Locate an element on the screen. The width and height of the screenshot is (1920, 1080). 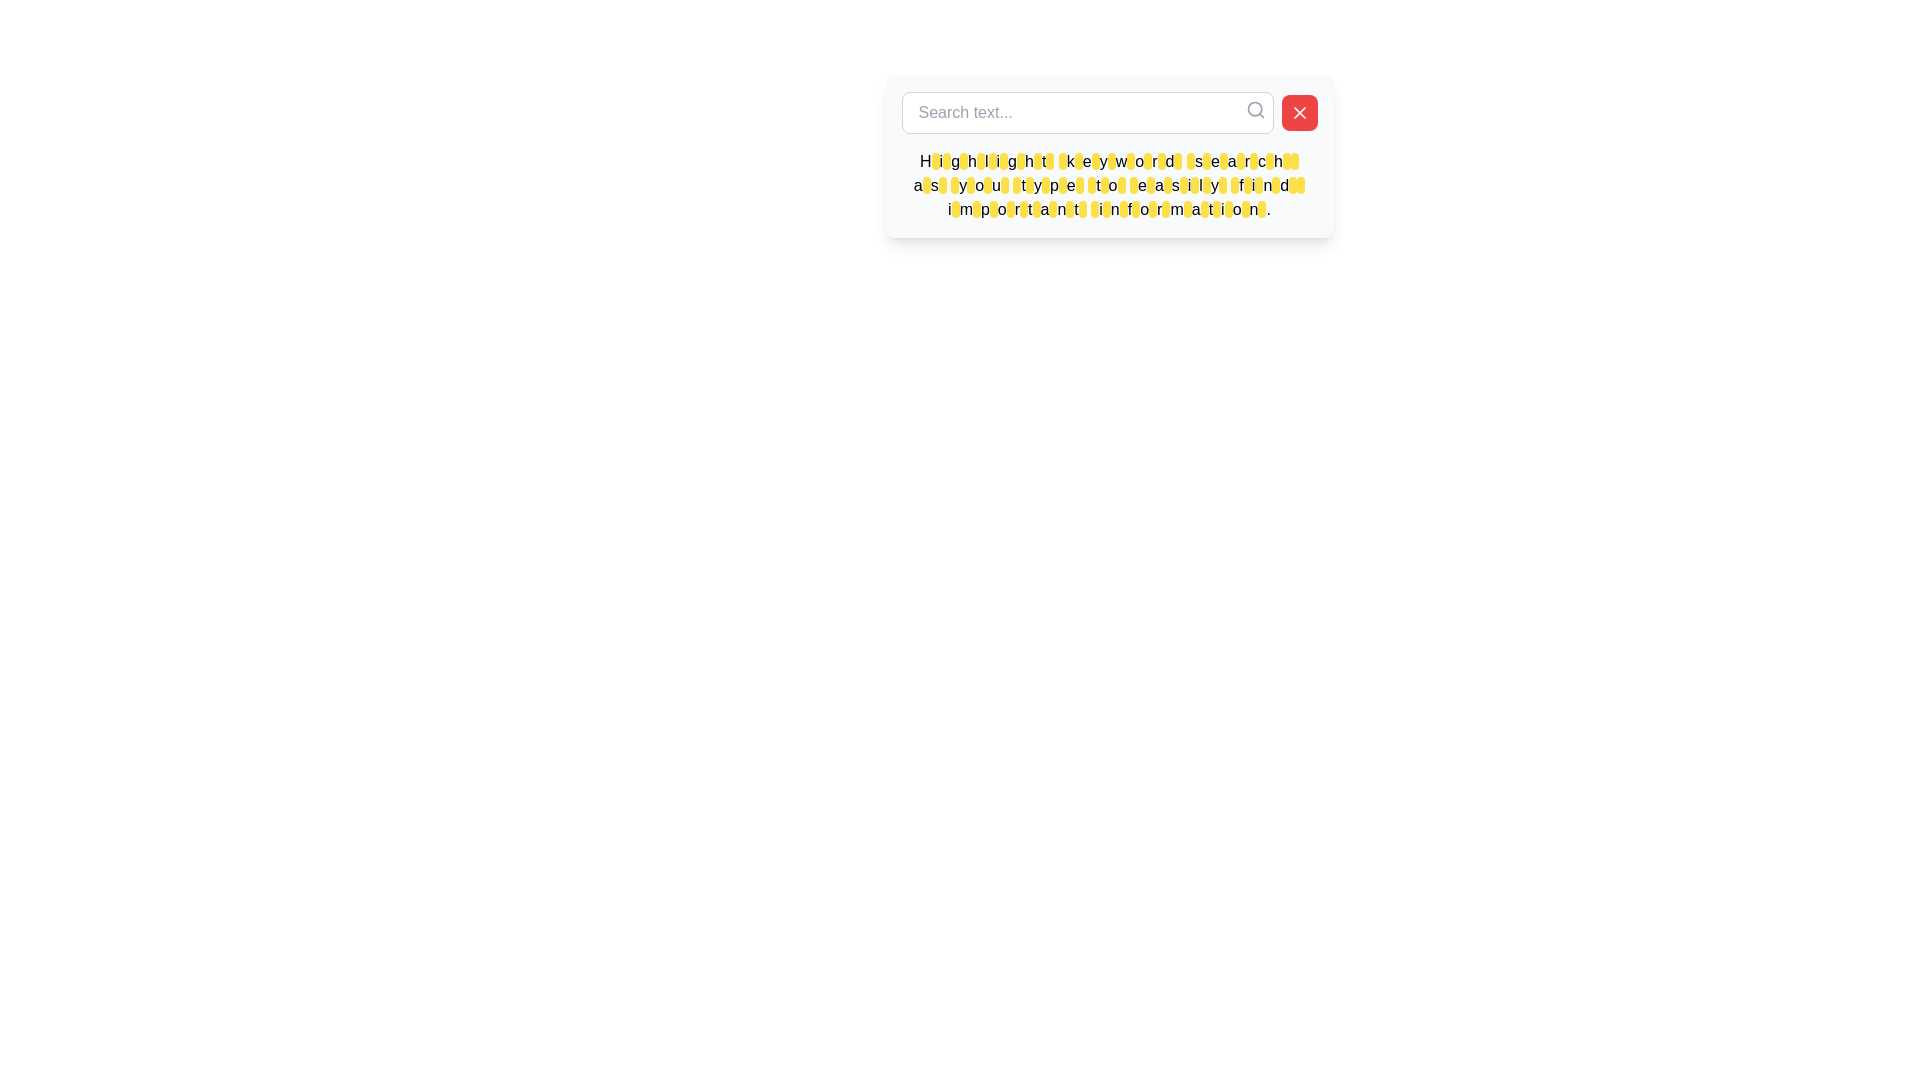
the eighth yellow-highlighted segment of the text block, which serves as a visual highlight for specific parts of the content is located at coordinates (1037, 160).